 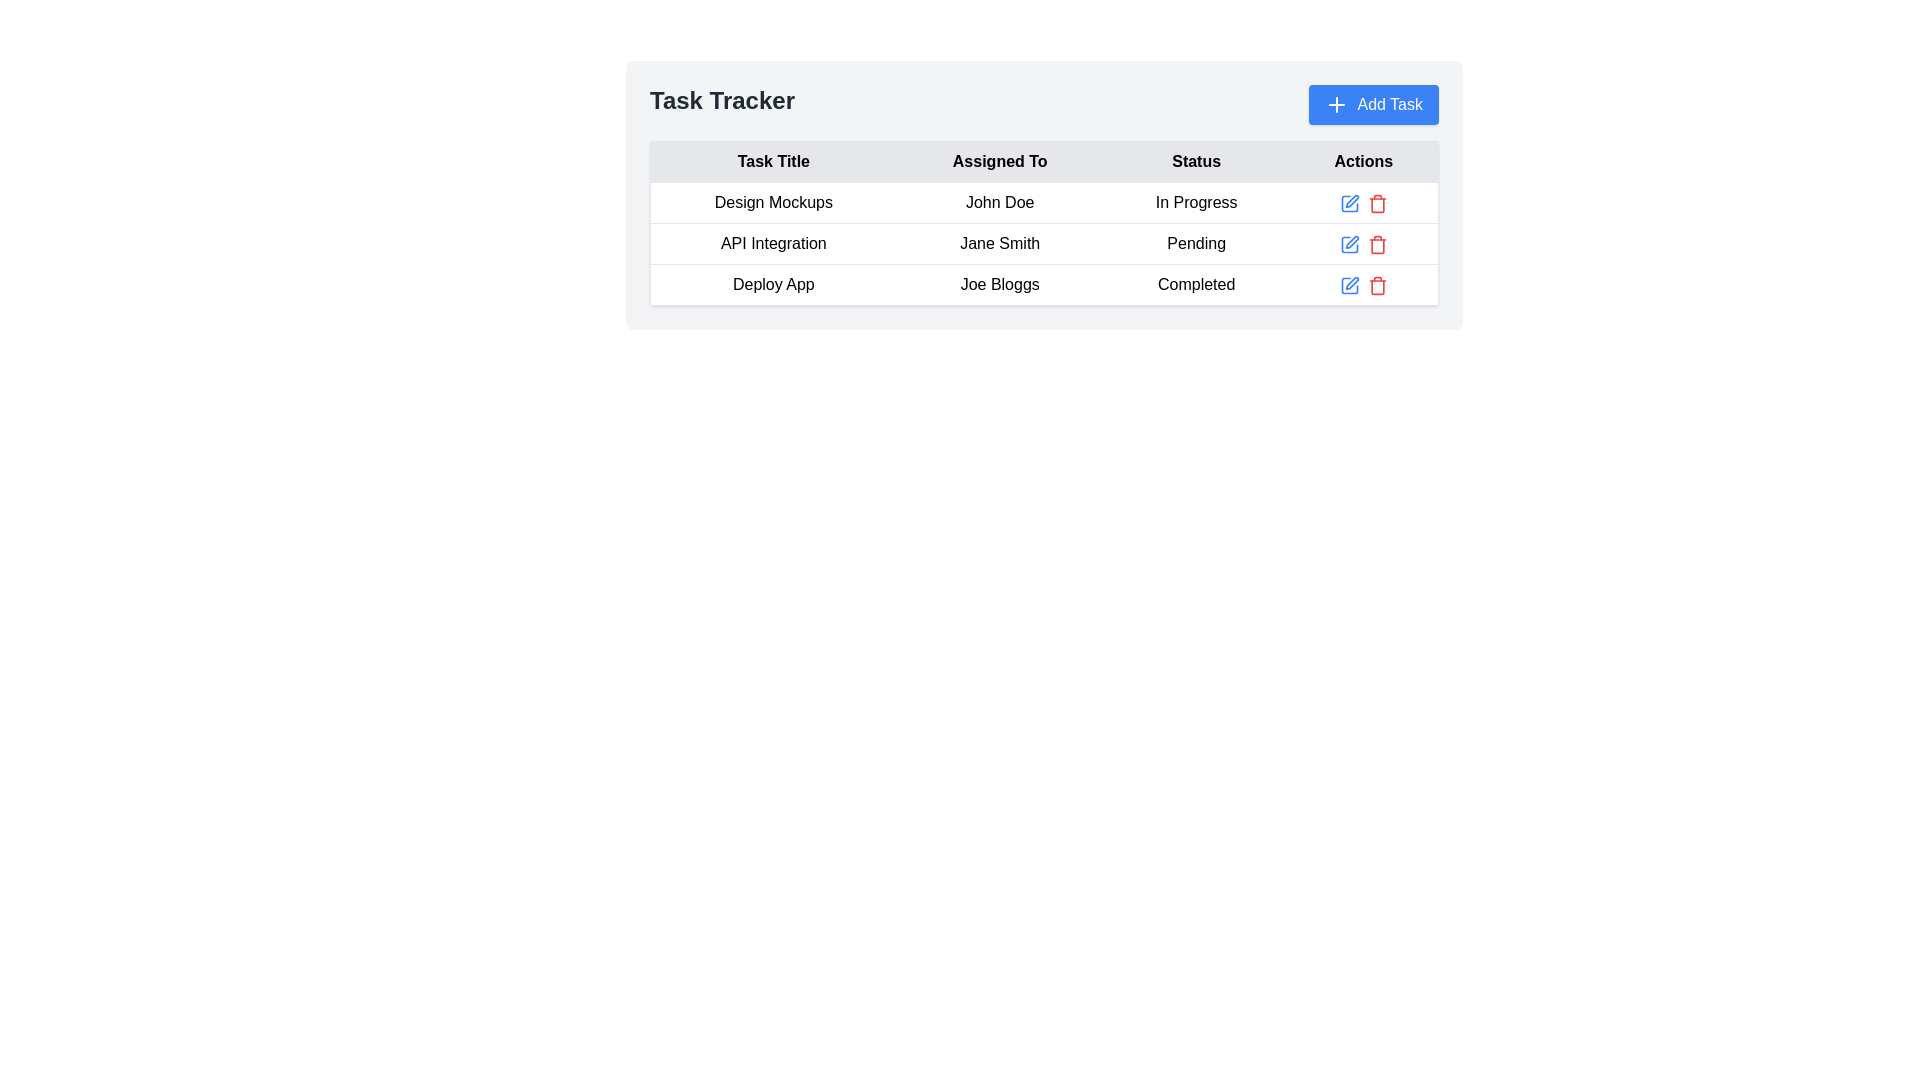 What do you see at coordinates (772, 285) in the screenshot?
I see `the 'Deploy App' text label in the 'Task Tracker' table, located in the third row, first column` at bounding box center [772, 285].